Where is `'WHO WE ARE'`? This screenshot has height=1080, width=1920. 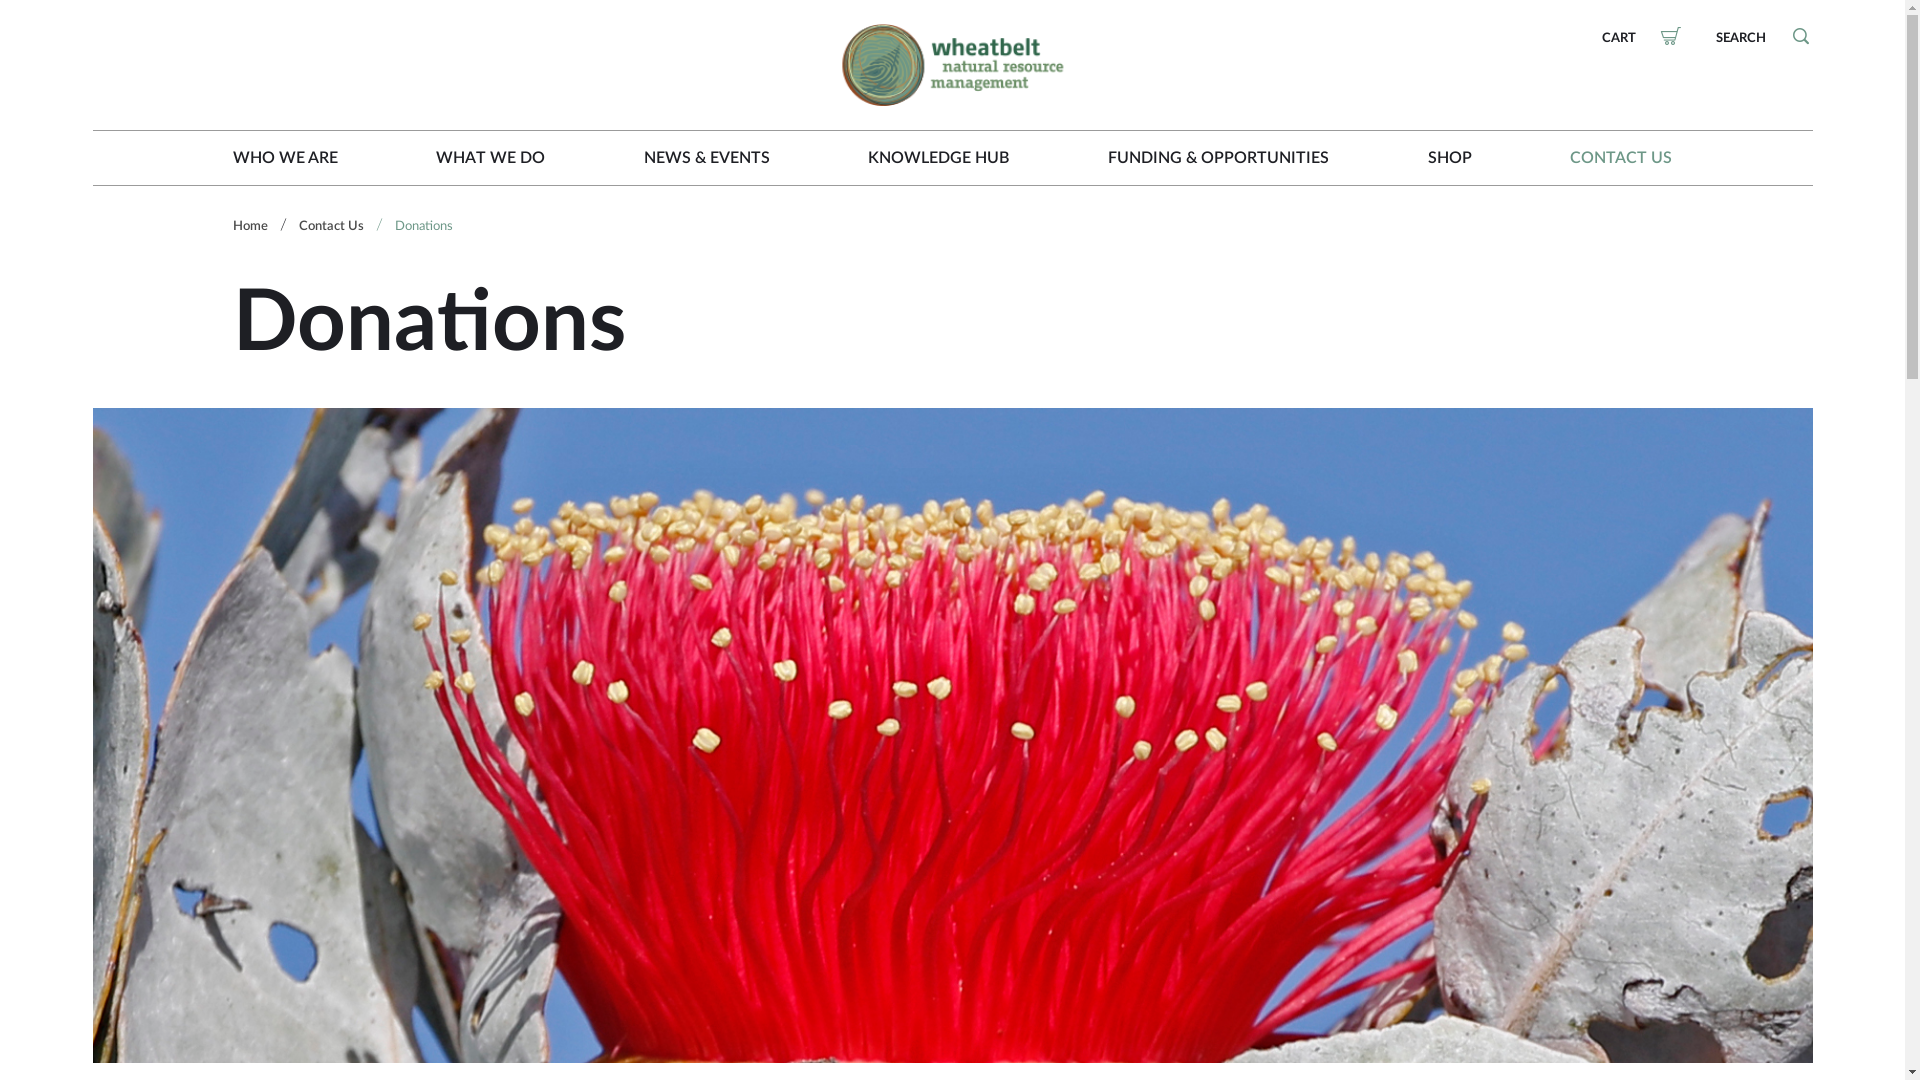
'WHO WE ARE' is located at coordinates (283, 157).